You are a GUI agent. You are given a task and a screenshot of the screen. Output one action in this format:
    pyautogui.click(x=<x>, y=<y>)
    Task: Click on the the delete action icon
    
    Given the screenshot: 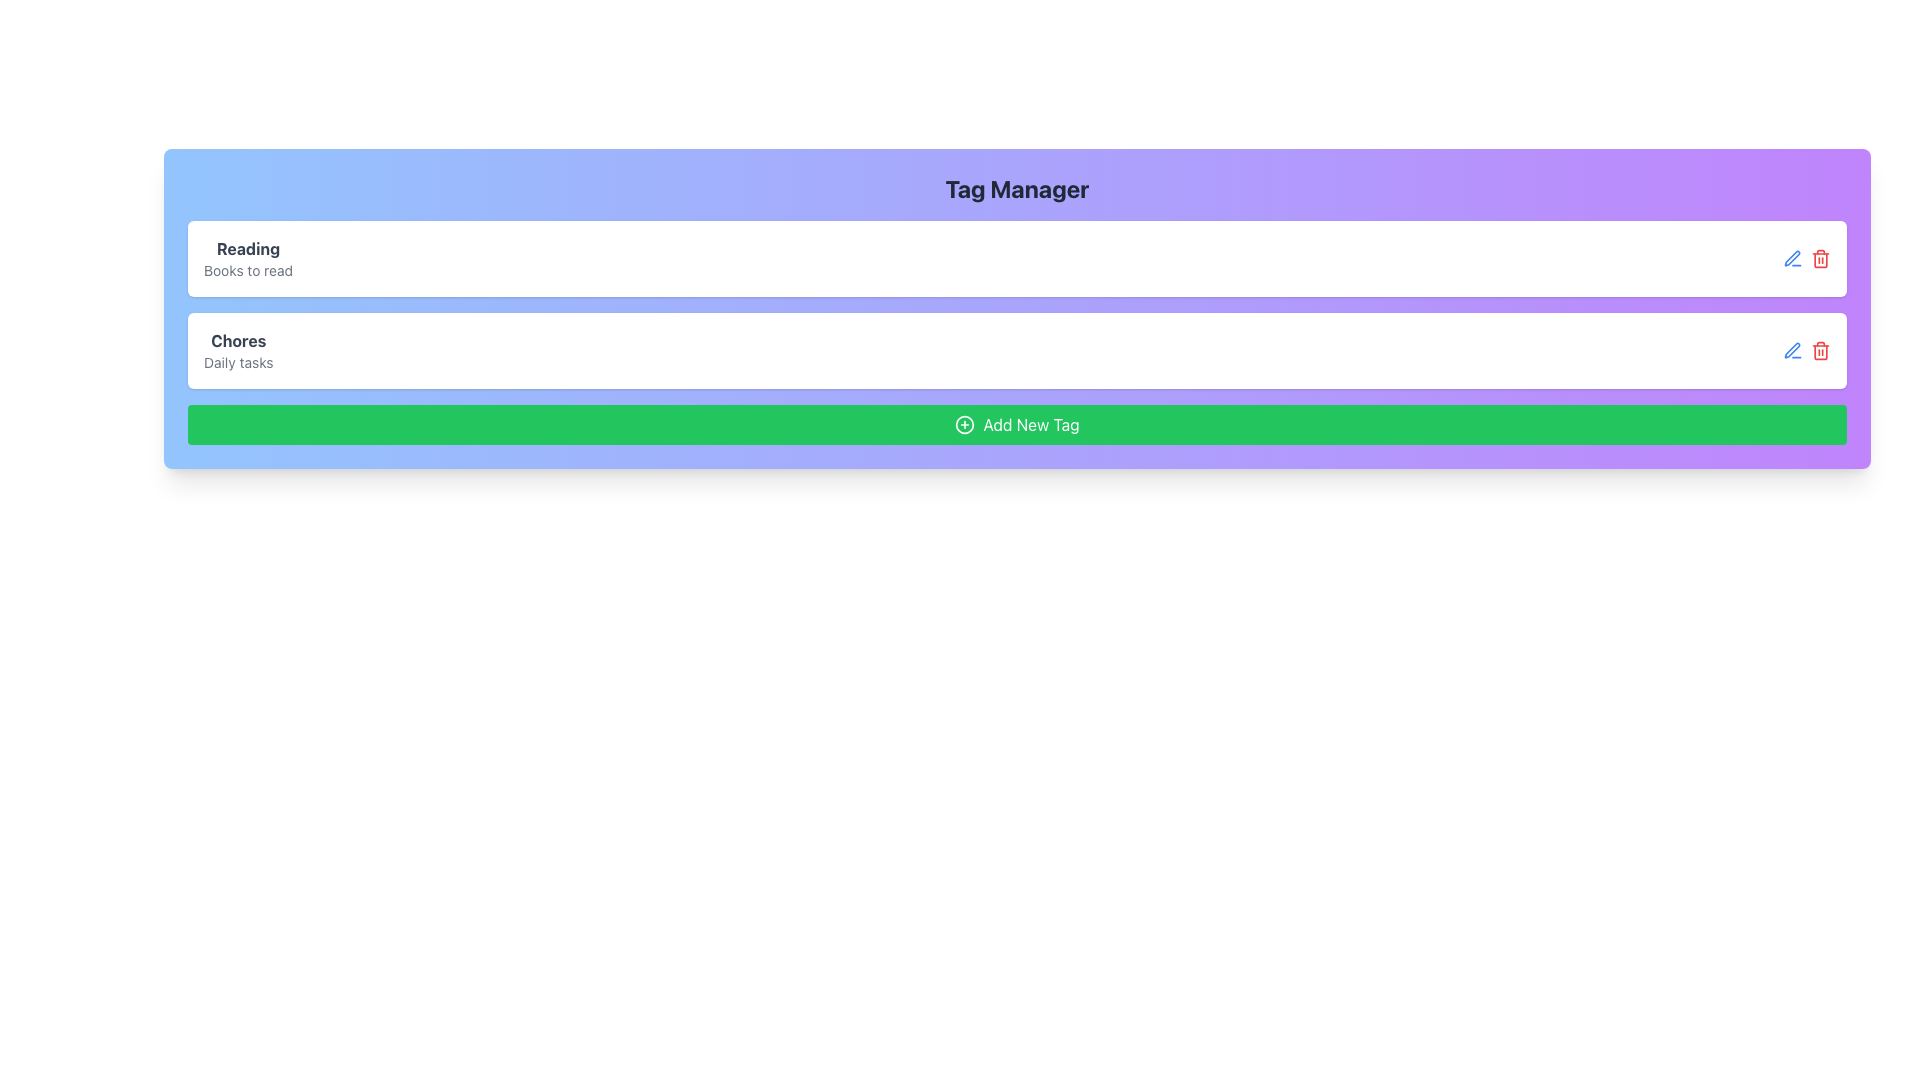 What is the action you would take?
    pyautogui.click(x=1820, y=258)
    